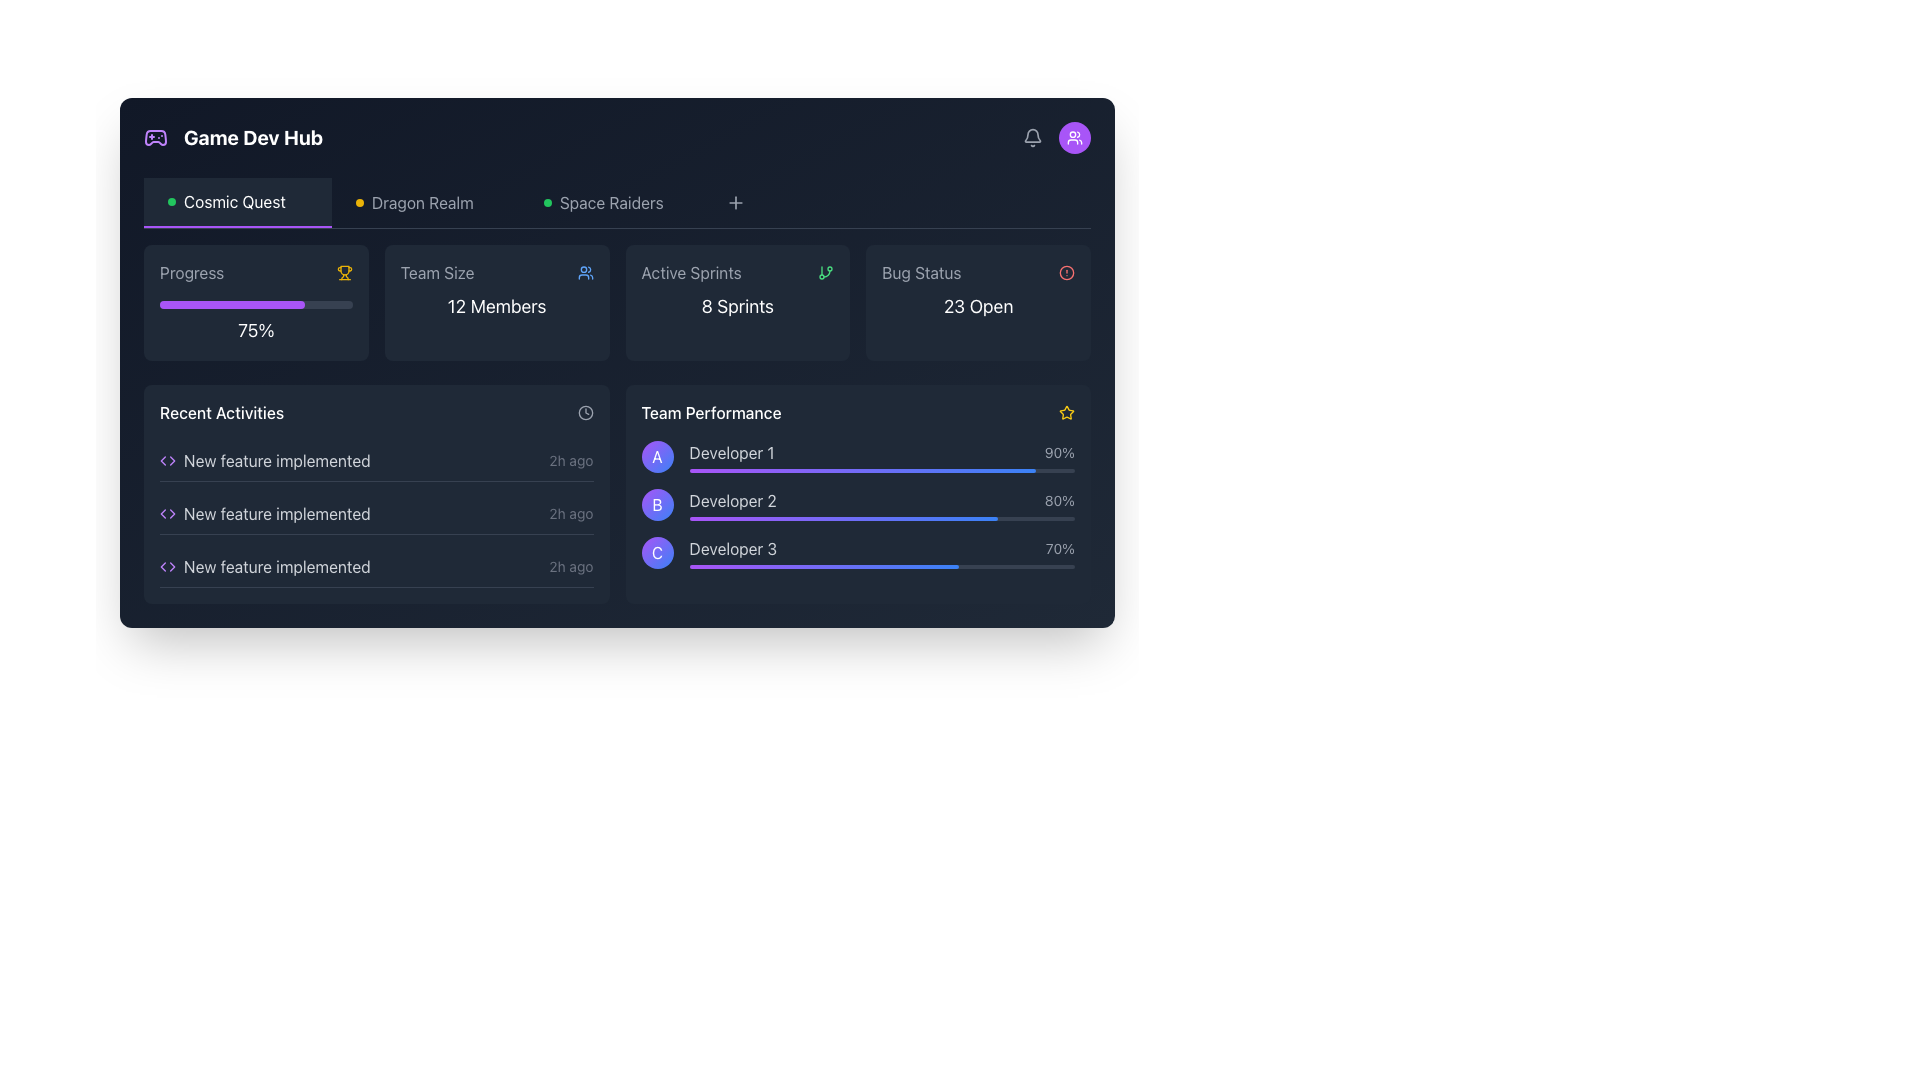 The width and height of the screenshot is (1920, 1080). What do you see at coordinates (881, 518) in the screenshot?
I see `the visual progress presented on the horizontal progress bar corresponding to 'Developer 2' in the 'Team Performance' section` at bounding box center [881, 518].